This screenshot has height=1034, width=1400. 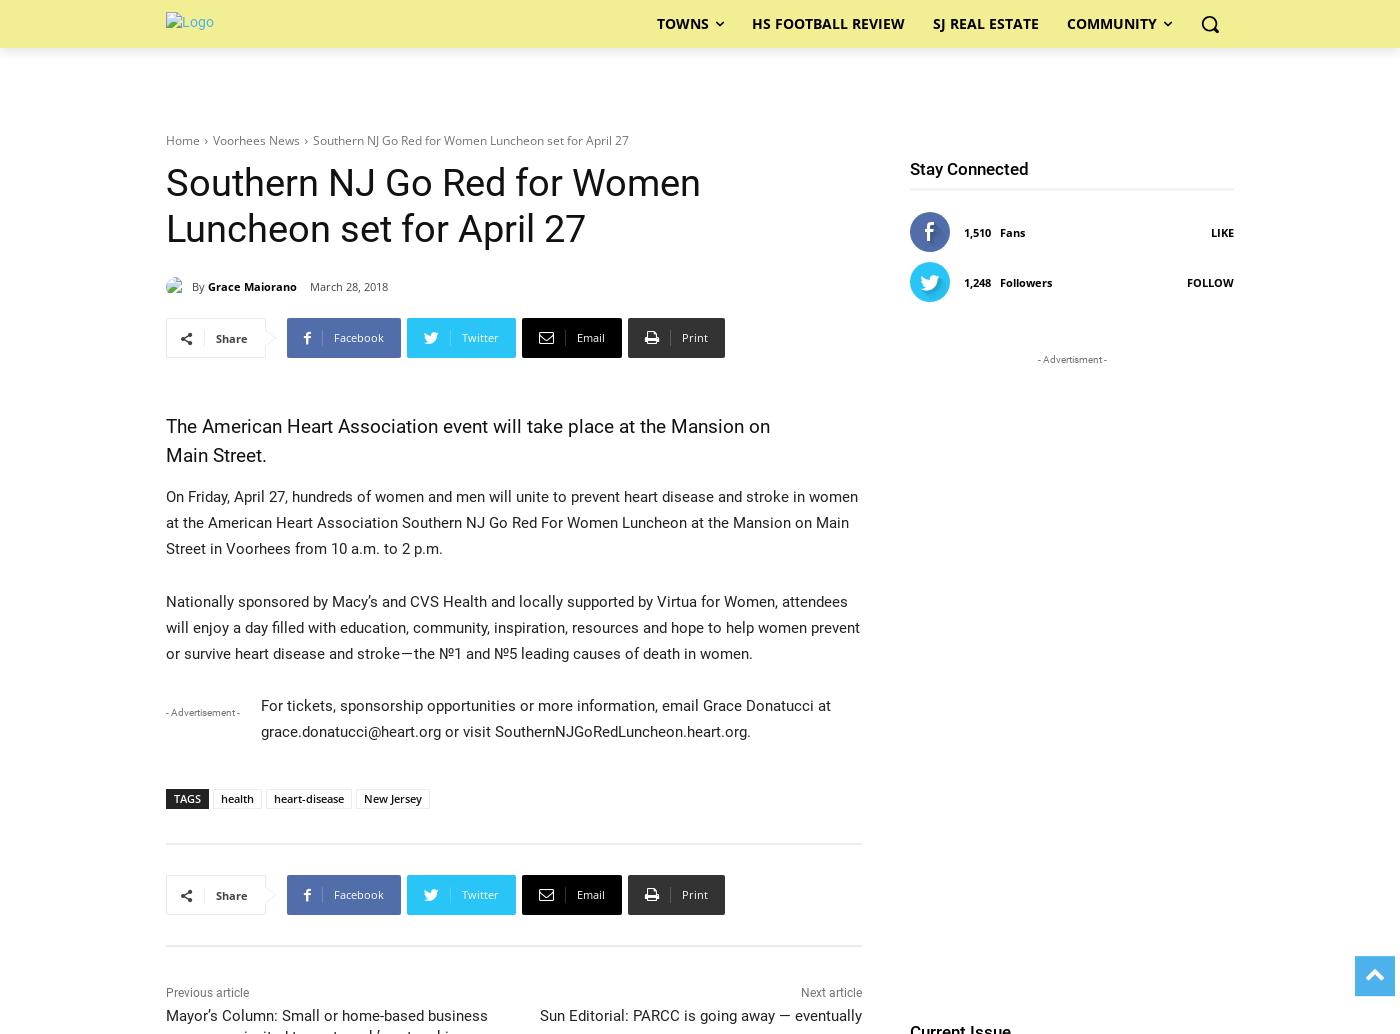 What do you see at coordinates (680, 101) in the screenshot?
I see `'Search'` at bounding box center [680, 101].